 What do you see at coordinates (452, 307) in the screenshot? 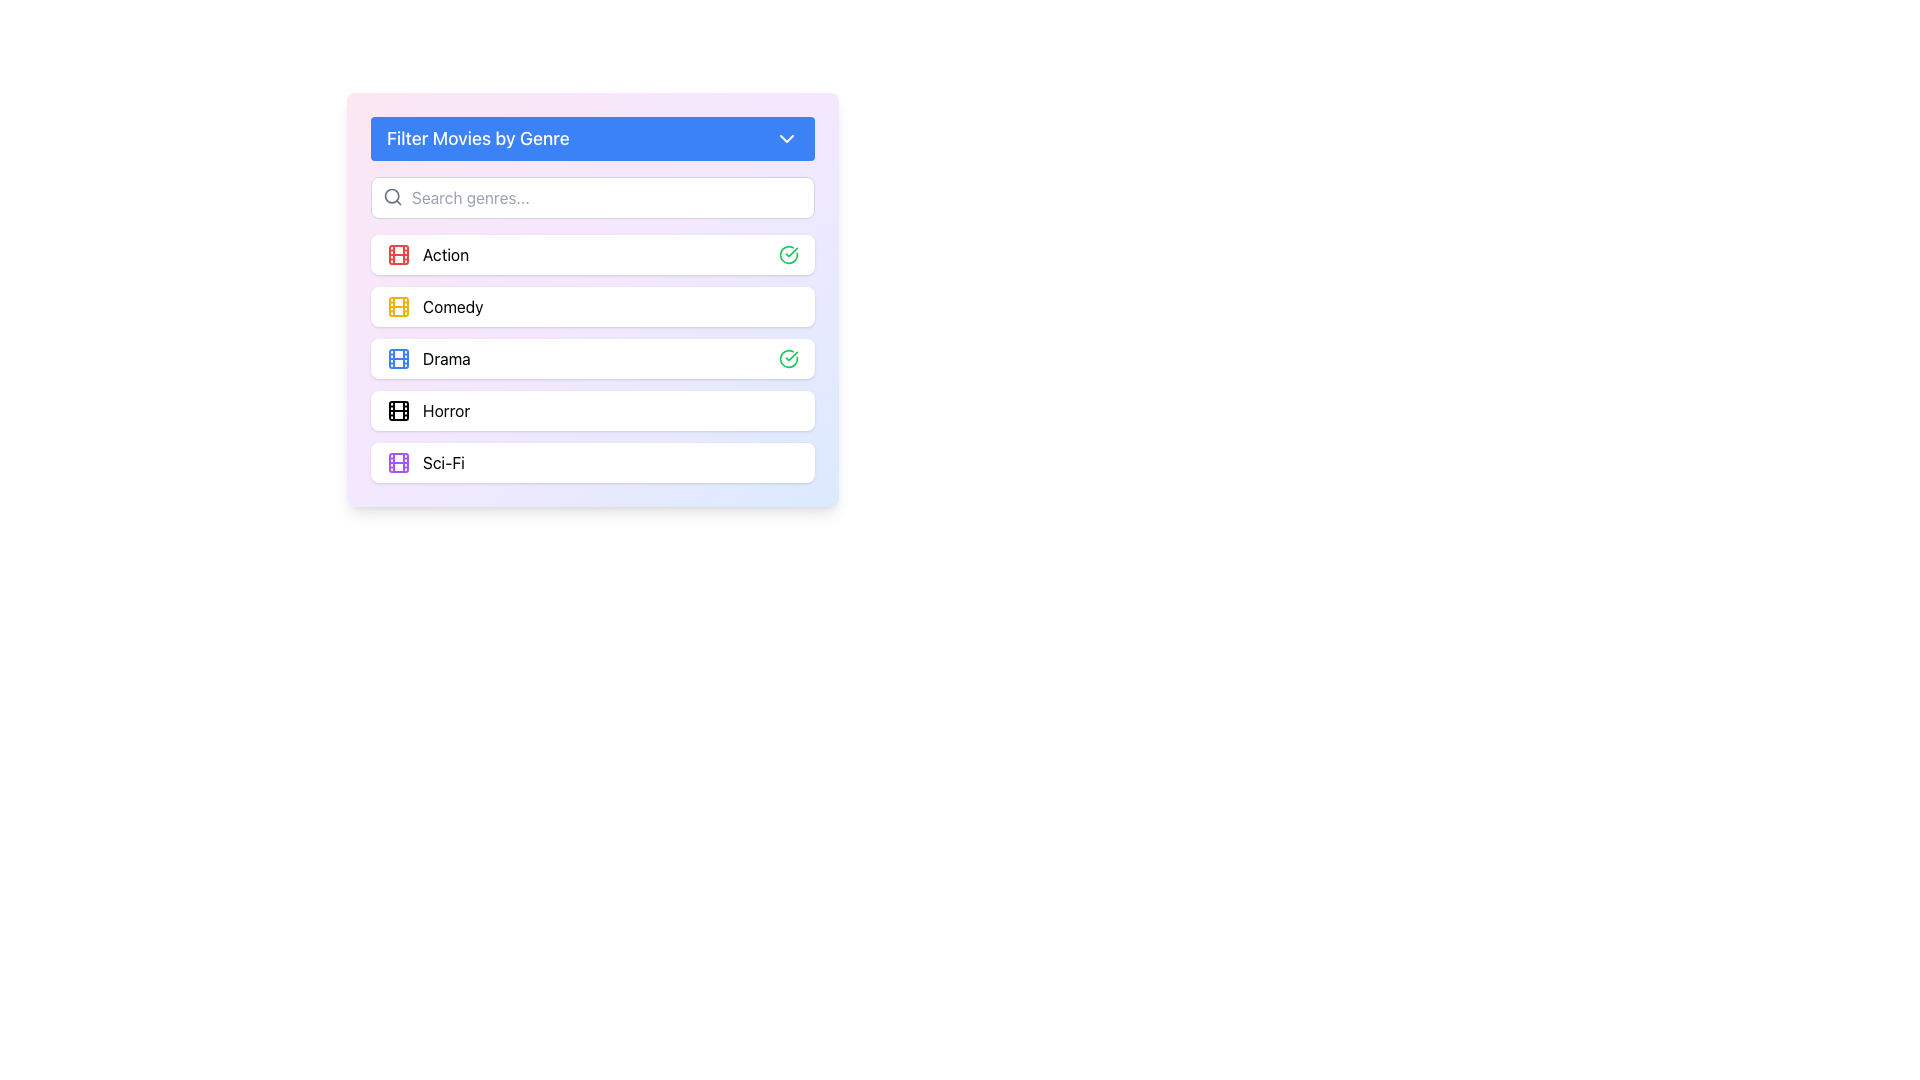
I see `the 'Comedy' text label, which is the second item in the list under 'Filter Movies by Genre'` at bounding box center [452, 307].